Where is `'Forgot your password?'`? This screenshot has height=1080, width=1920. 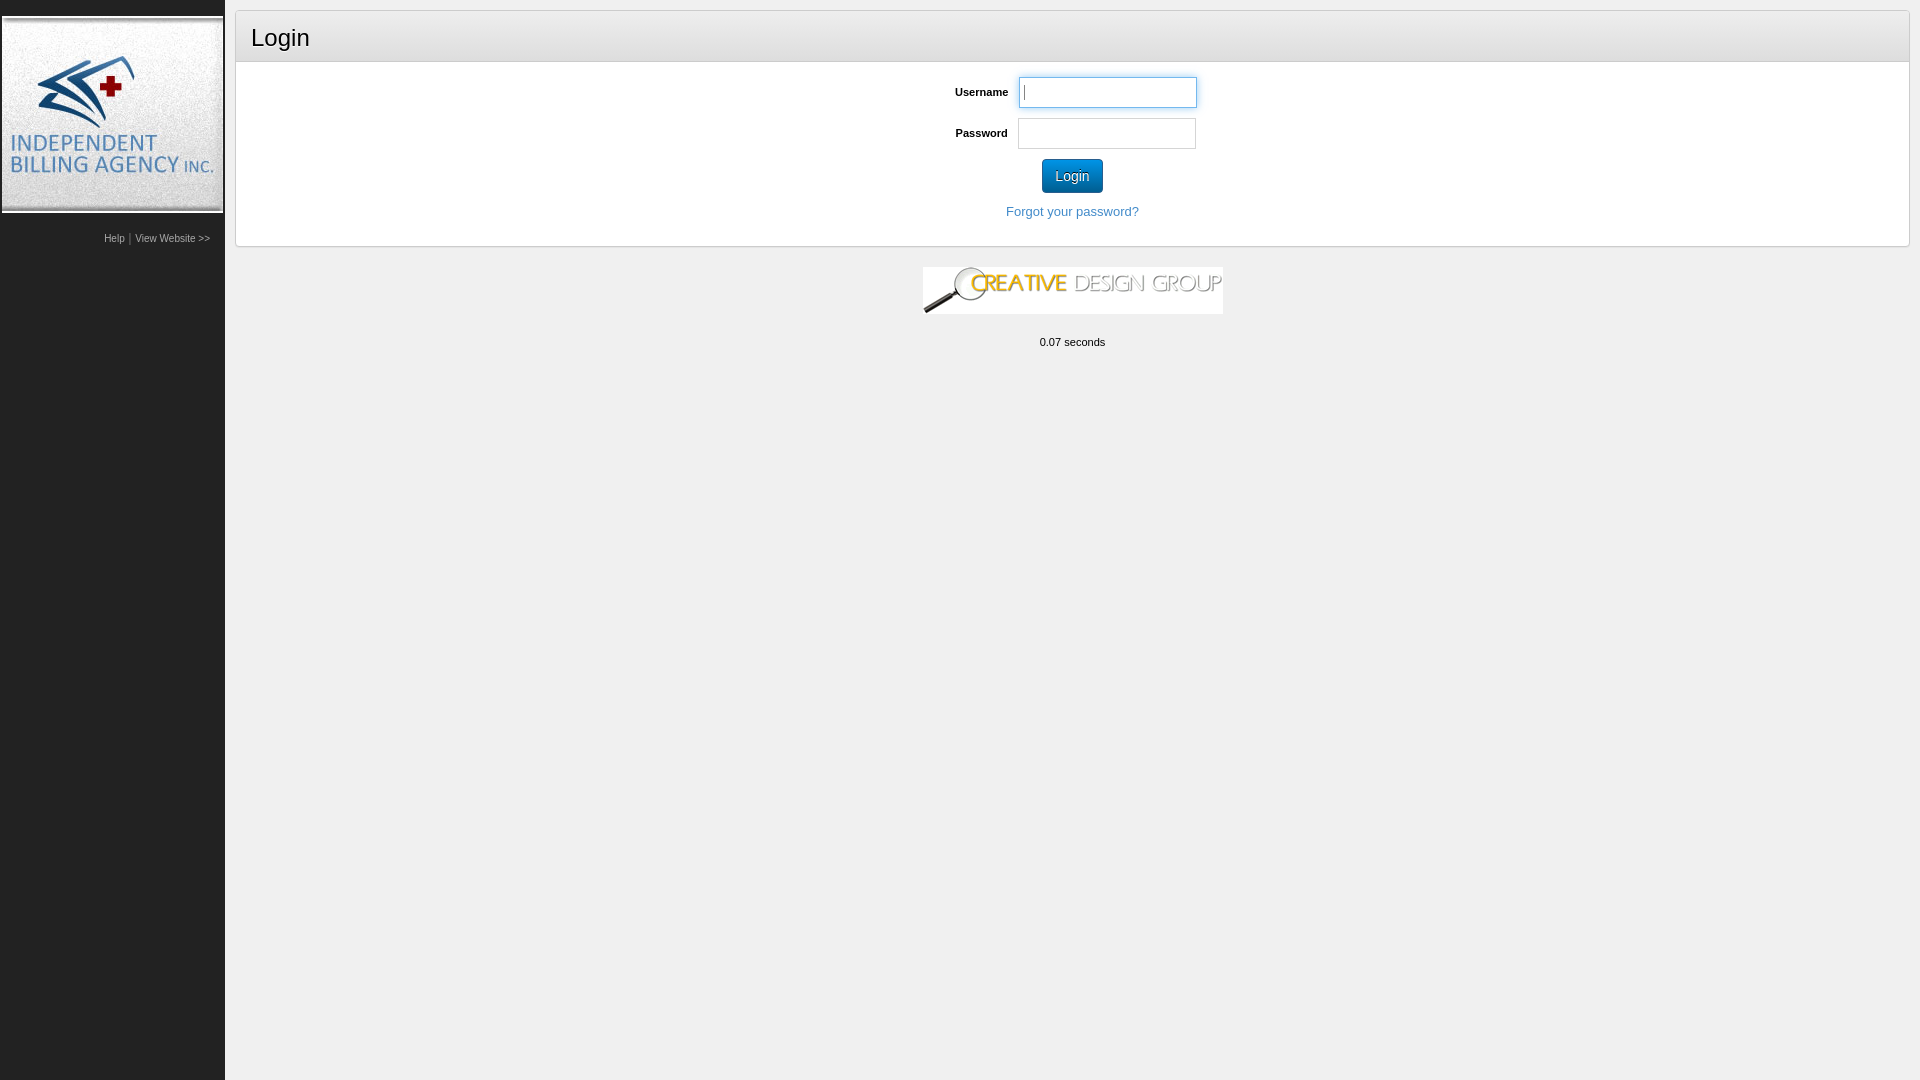
'Forgot your password?' is located at coordinates (1071, 211).